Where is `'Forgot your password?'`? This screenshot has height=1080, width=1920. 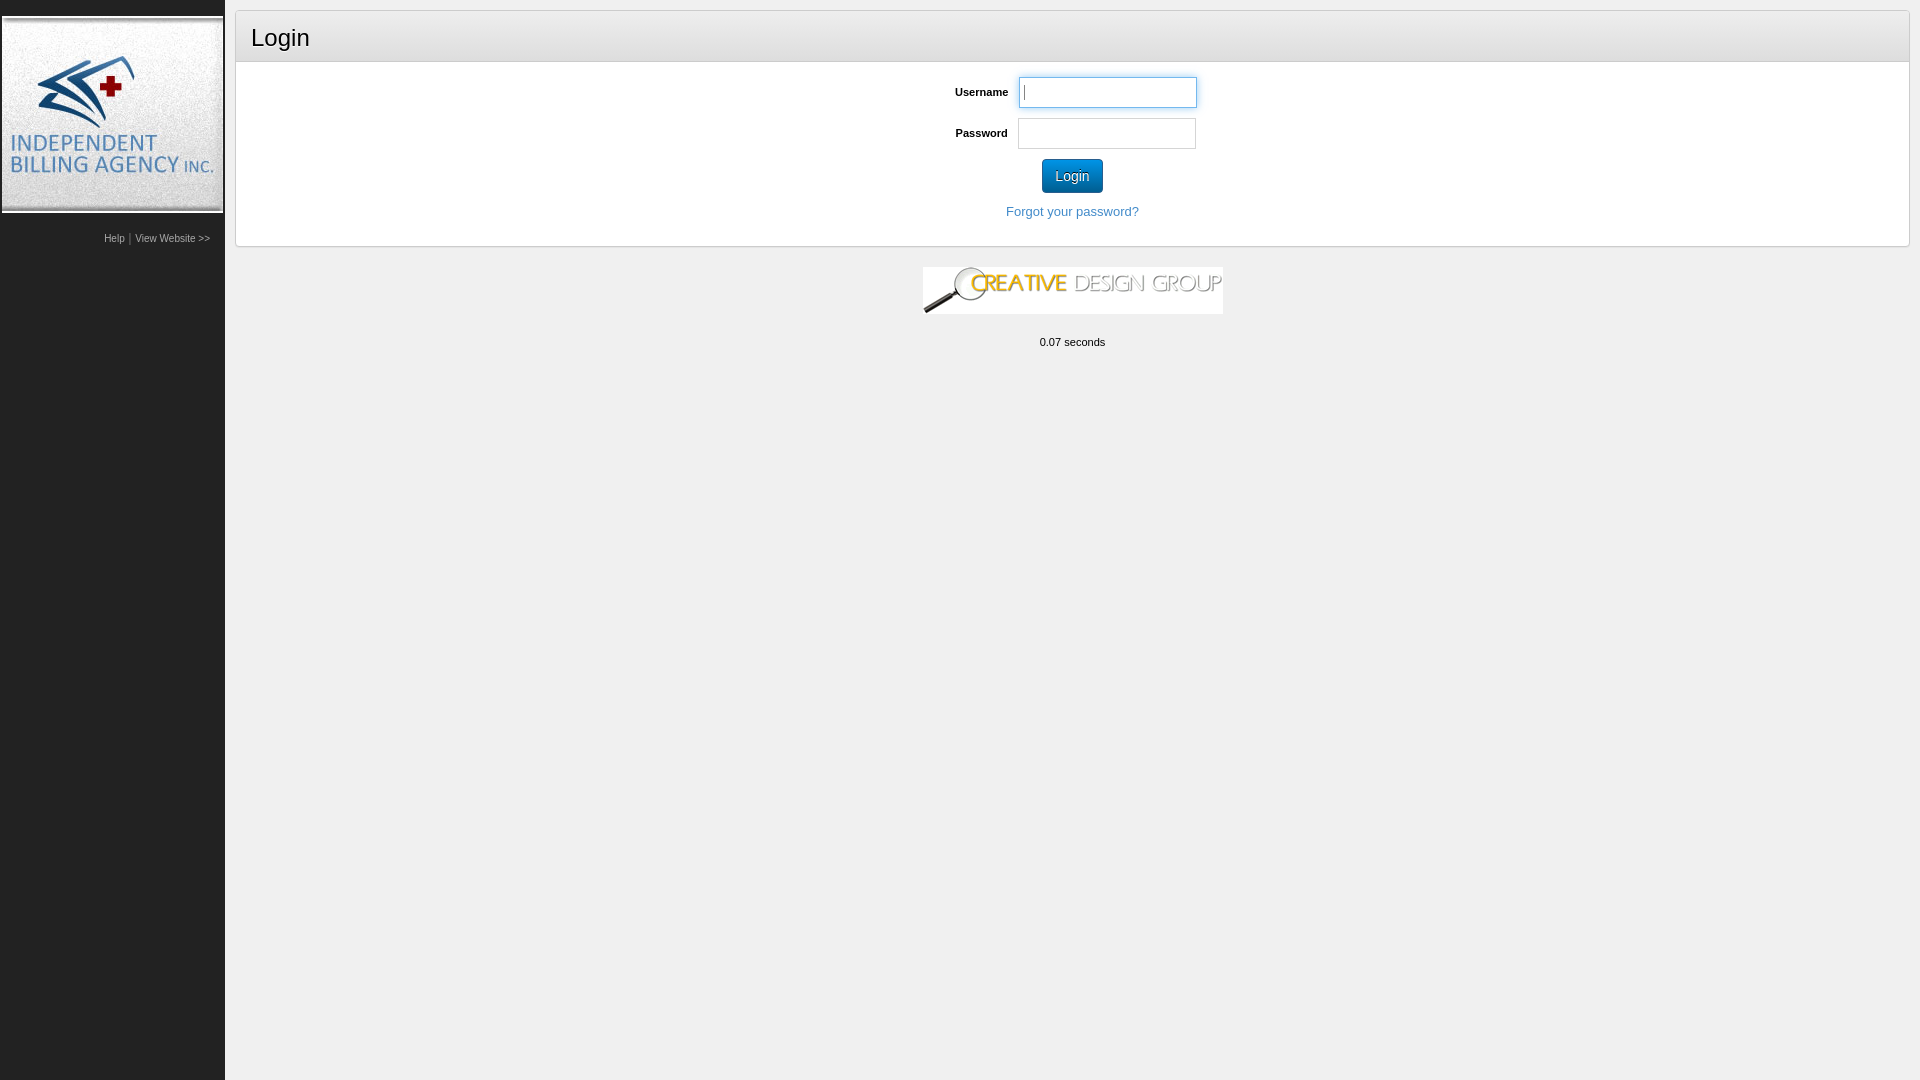
'Forgot your password?' is located at coordinates (1071, 211).